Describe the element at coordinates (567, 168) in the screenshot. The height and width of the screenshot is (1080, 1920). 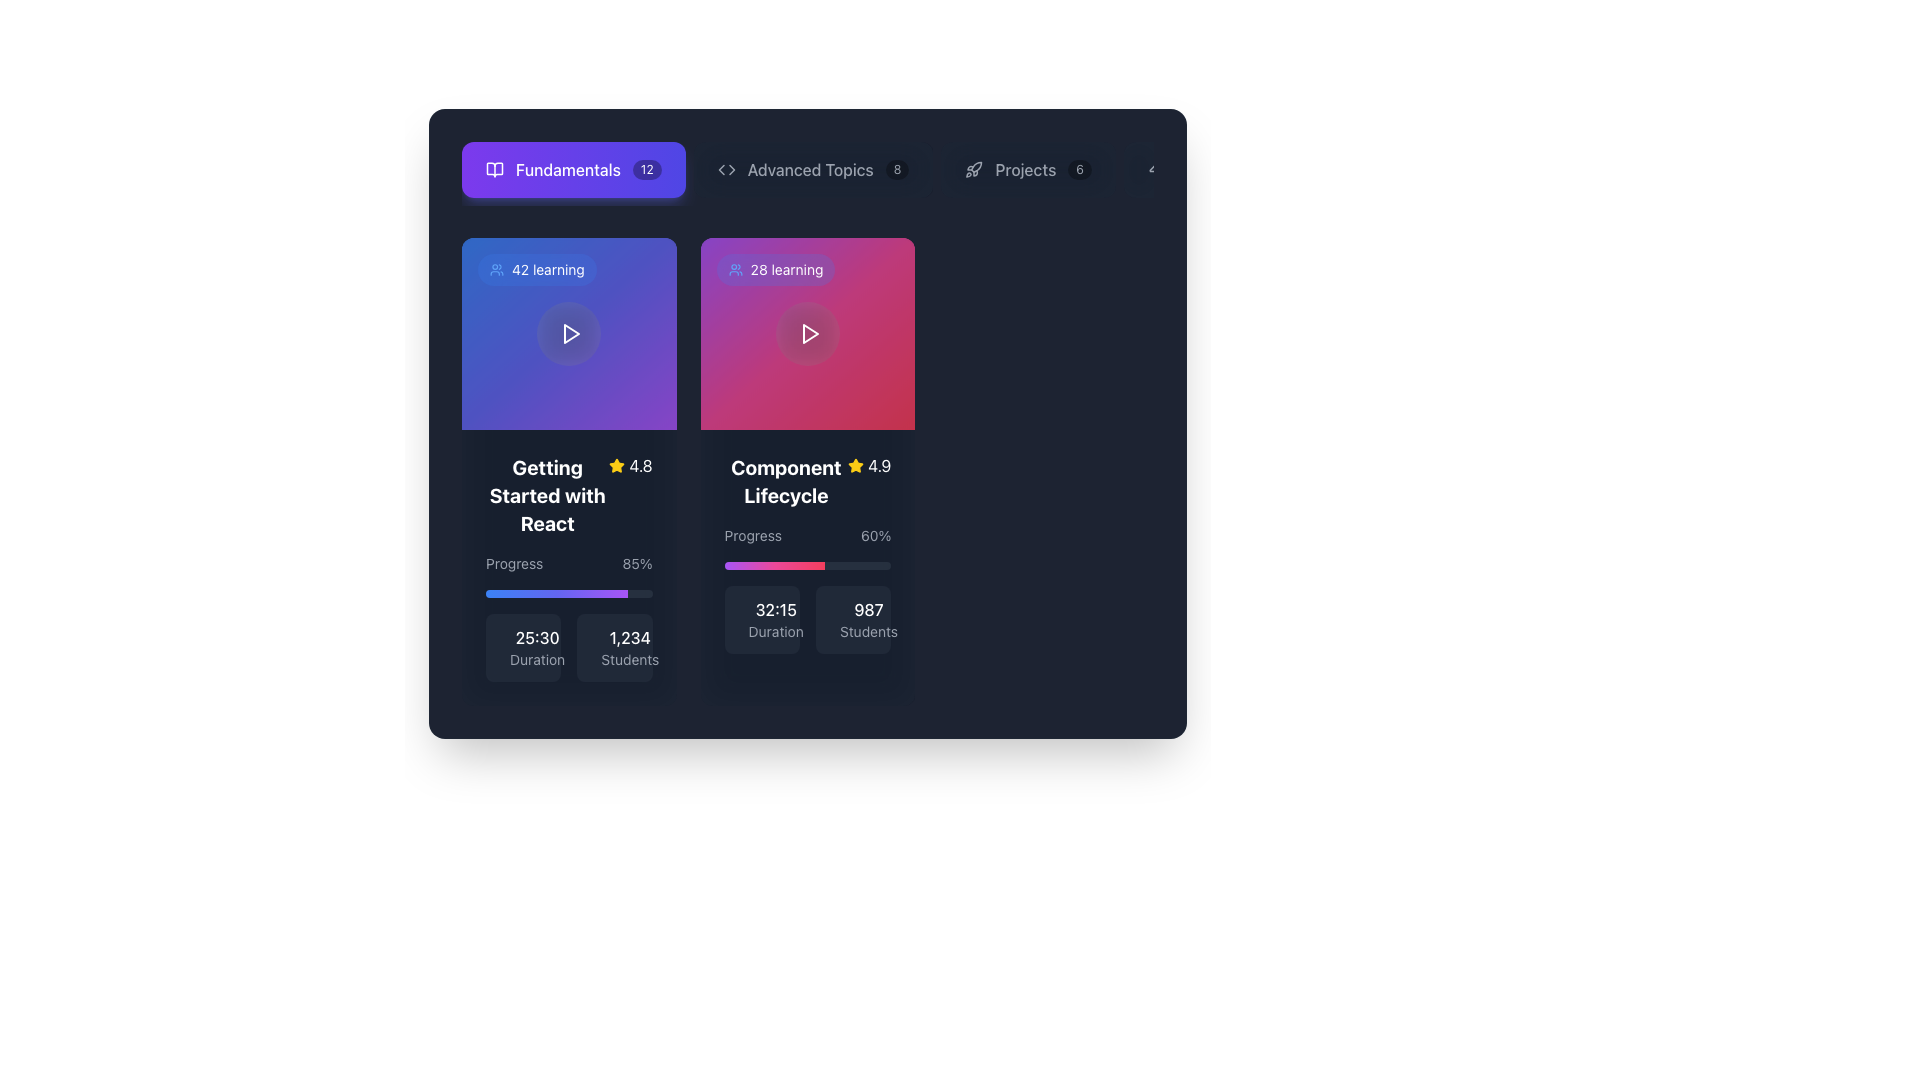
I see `the text label displaying 'Fundamentals' in bold font, which is centrally positioned within a button-like structure that transitions from violet to indigo` at that location.